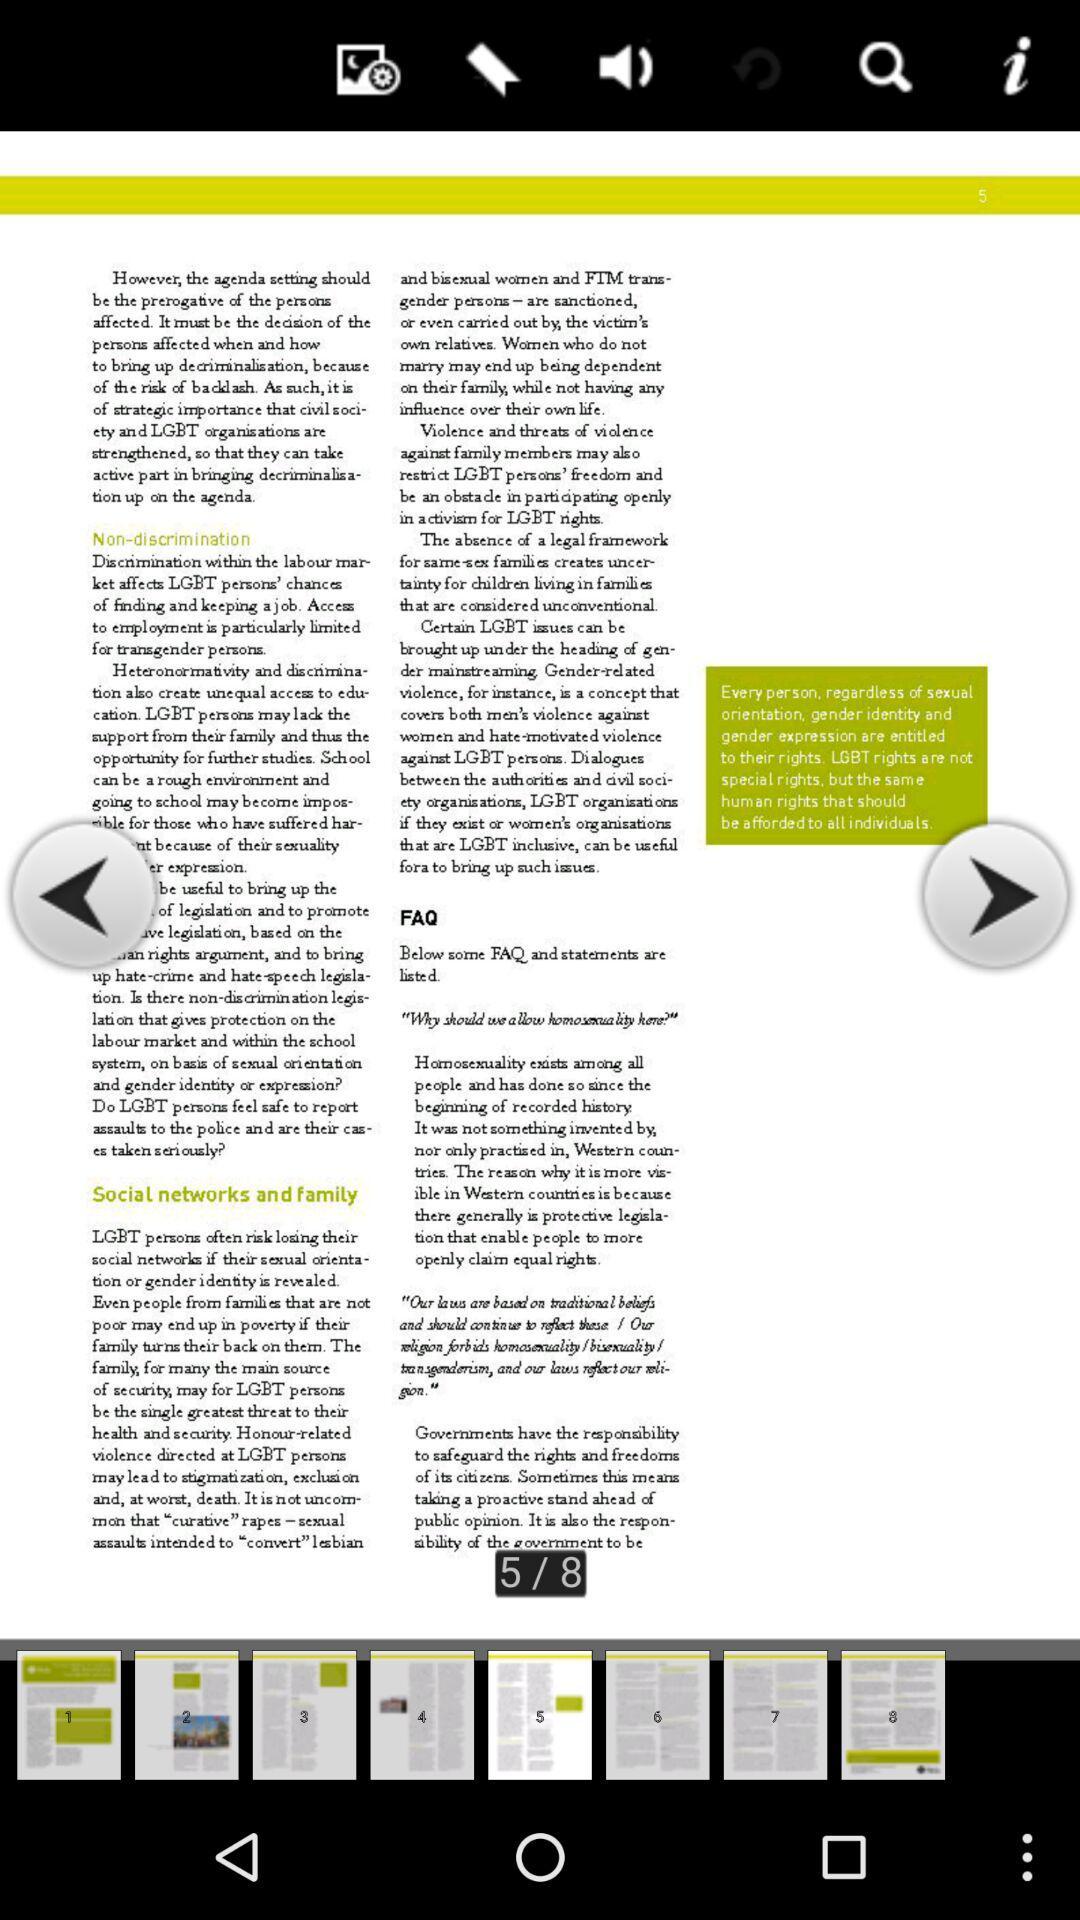  I want to click on the volume icon, so click(619, 70).